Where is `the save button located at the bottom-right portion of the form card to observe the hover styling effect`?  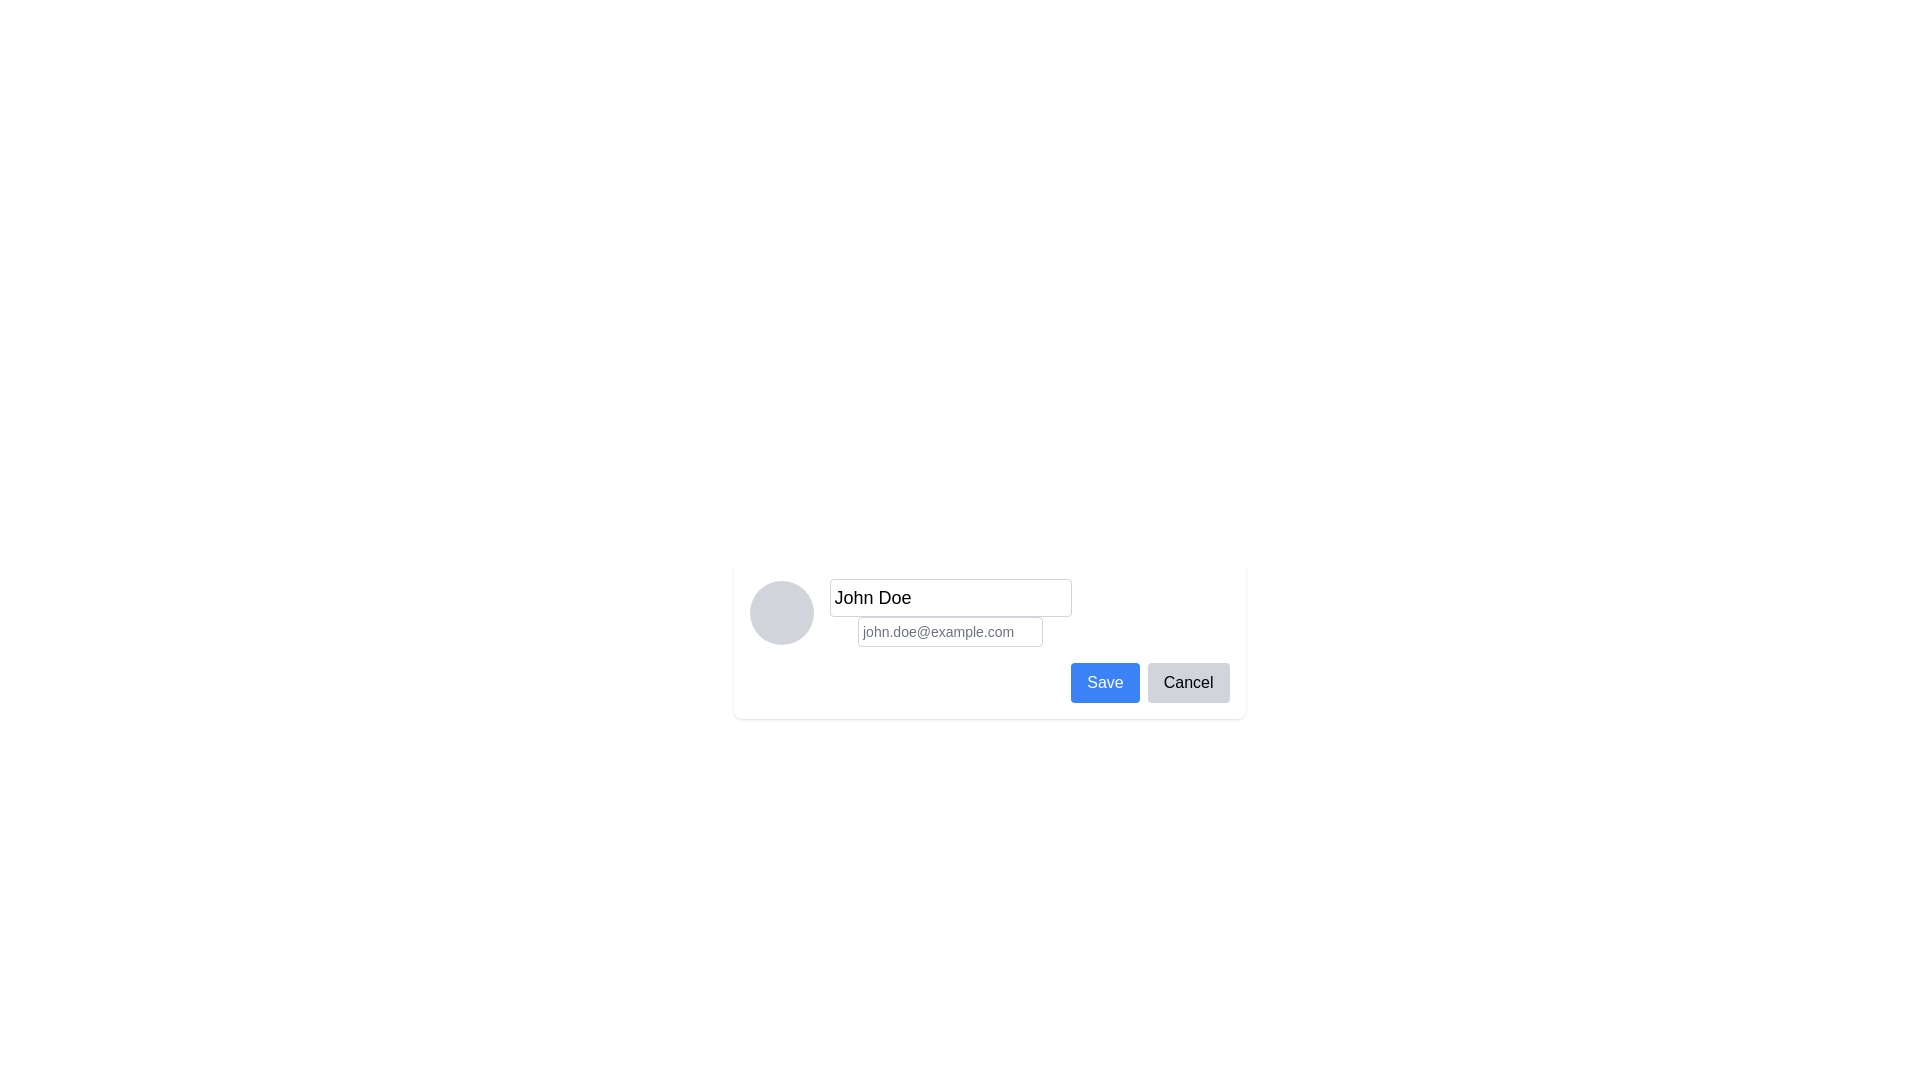
the save button located at the bottom-right portion of the form card to observe the hover styling effect is located at coordinates (1104, 681).